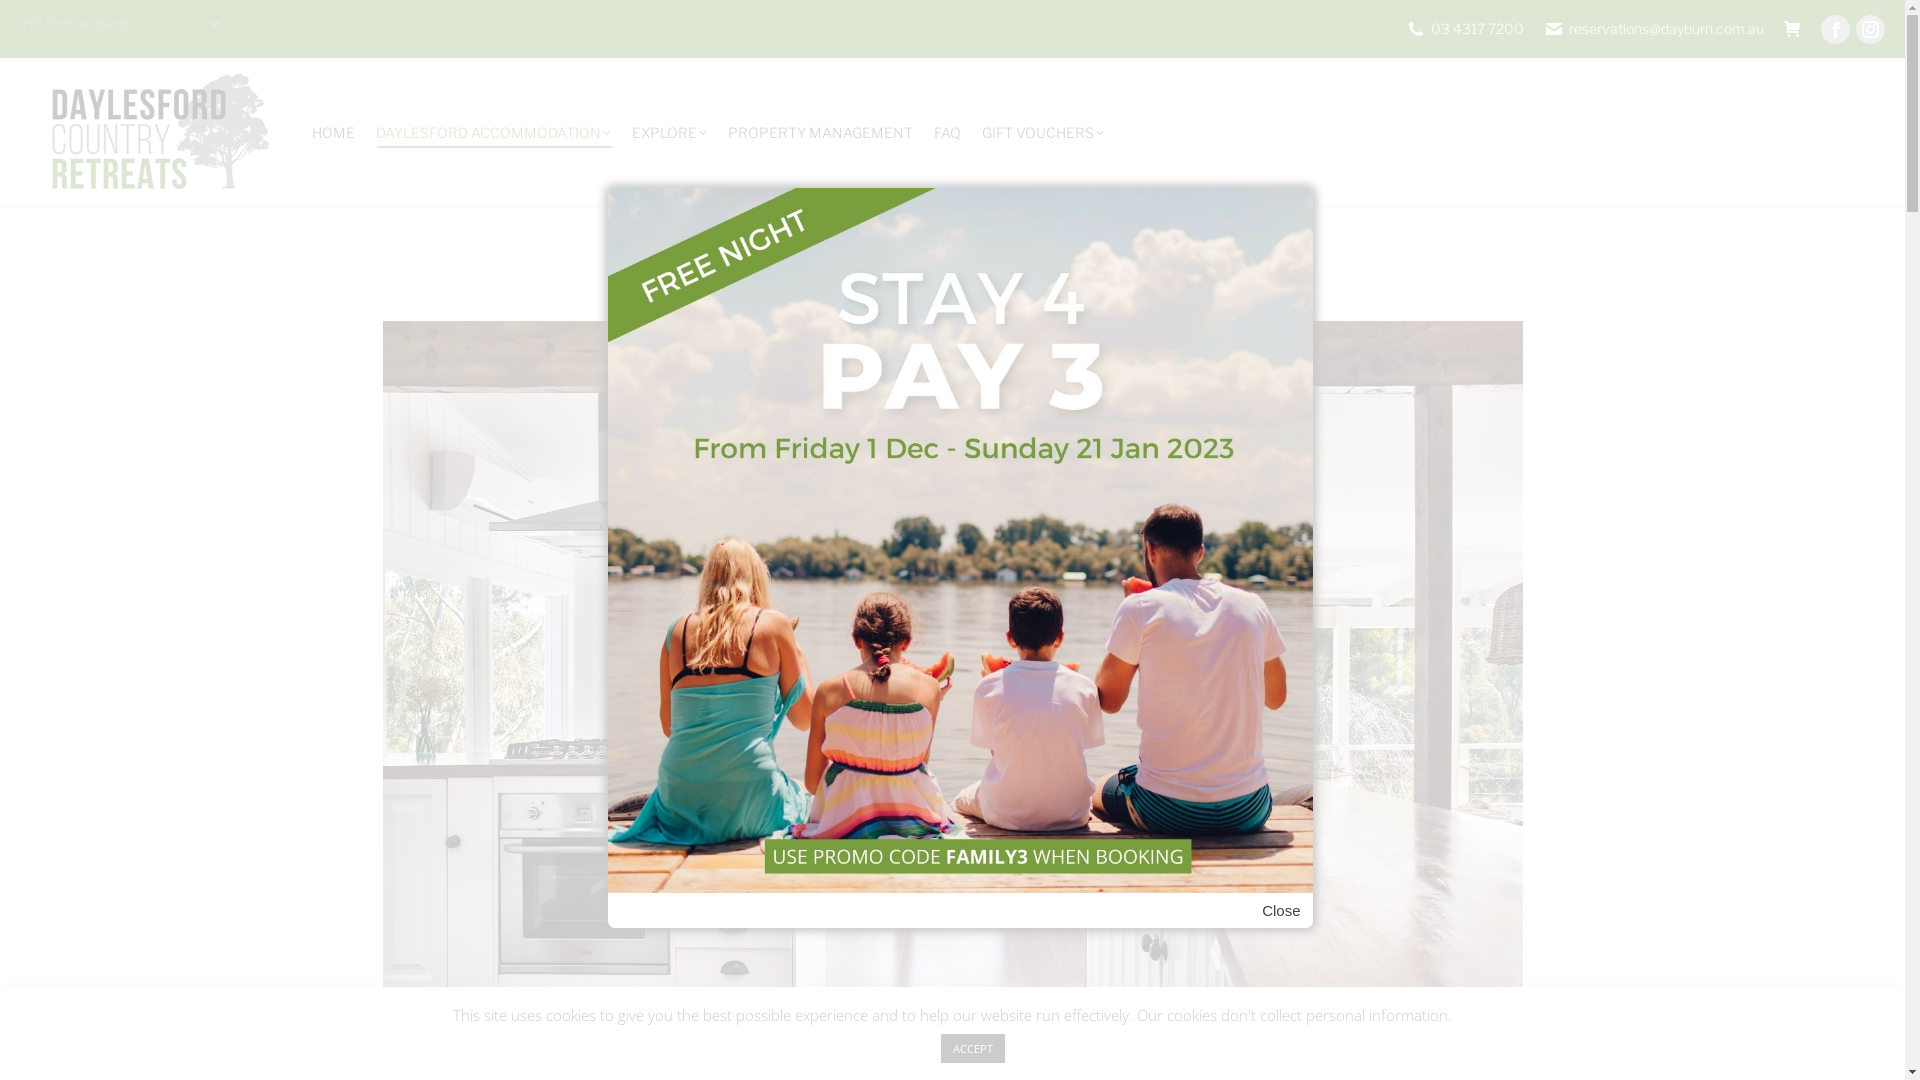  I want to click on 'reservations@dayburn.com.au', so click(1654, 29).